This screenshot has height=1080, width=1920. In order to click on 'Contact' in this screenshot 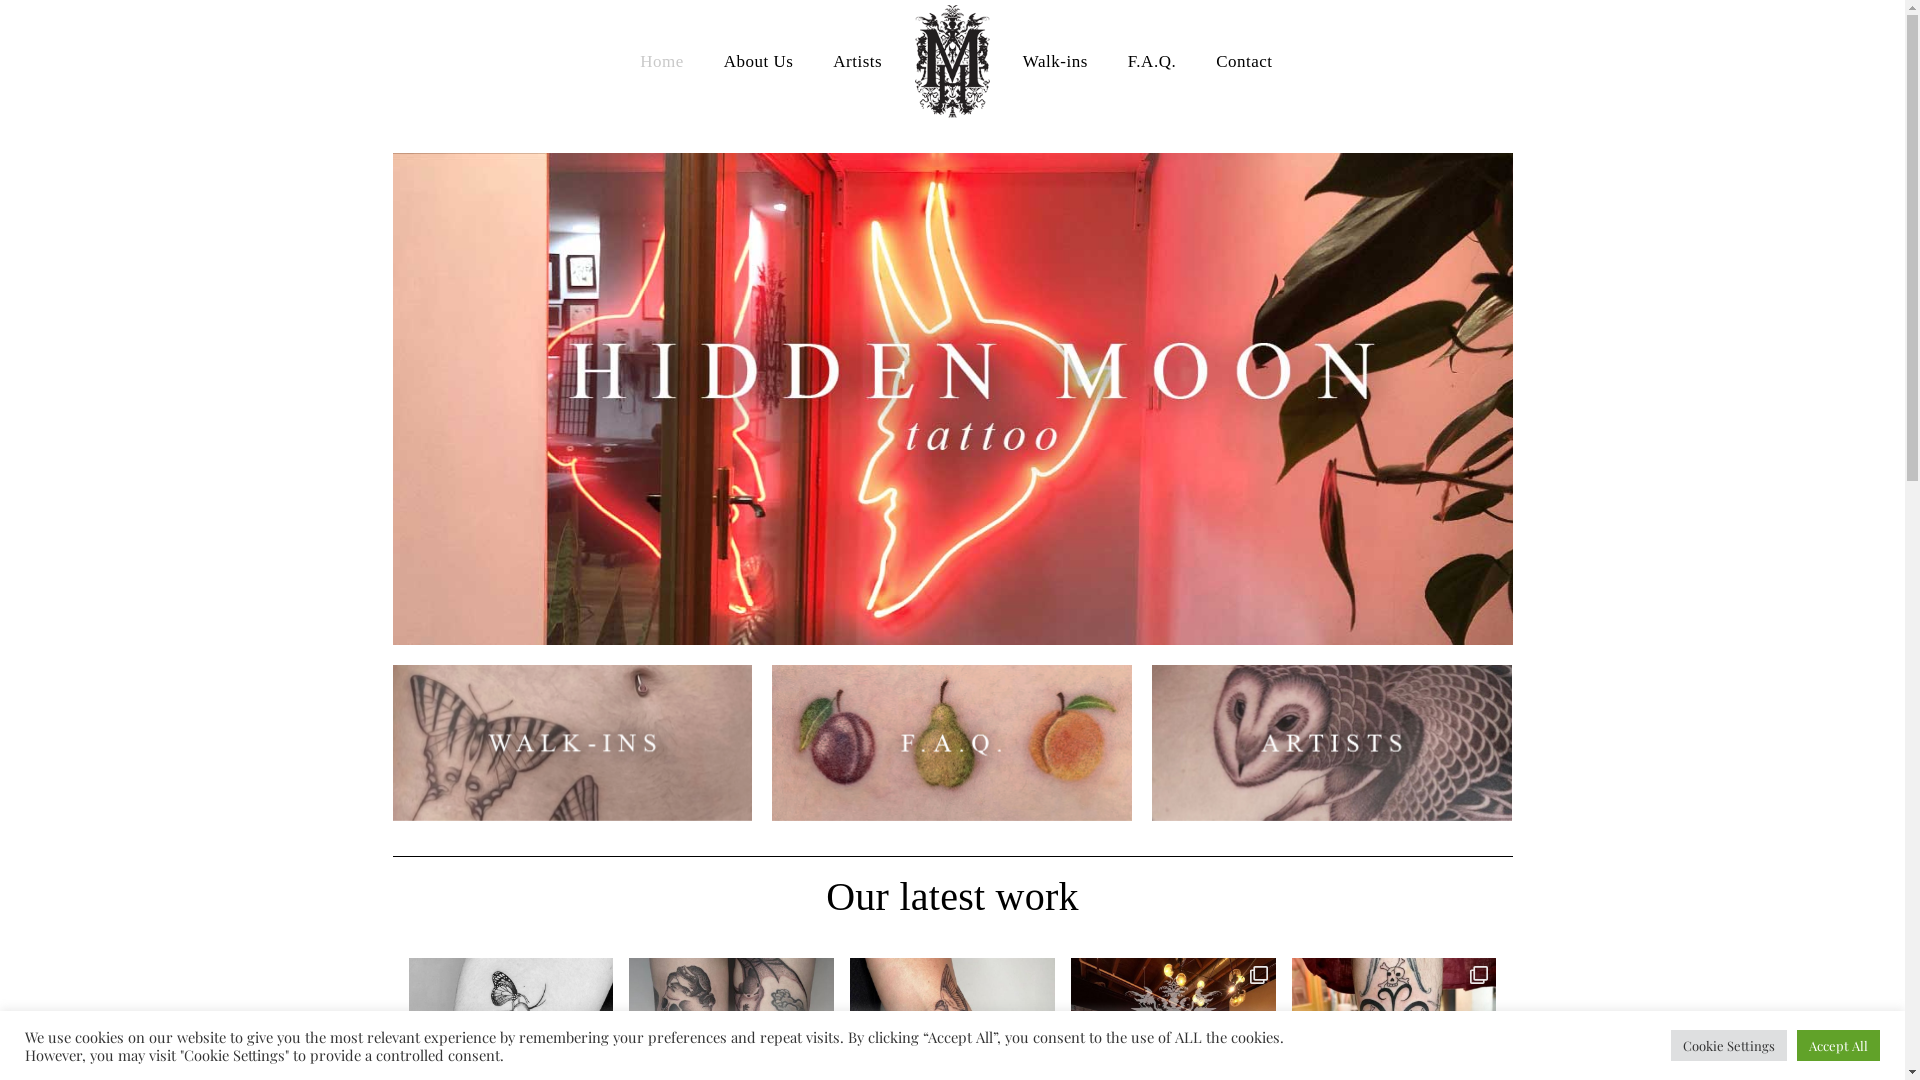, I will do `click(1195, 60)`.